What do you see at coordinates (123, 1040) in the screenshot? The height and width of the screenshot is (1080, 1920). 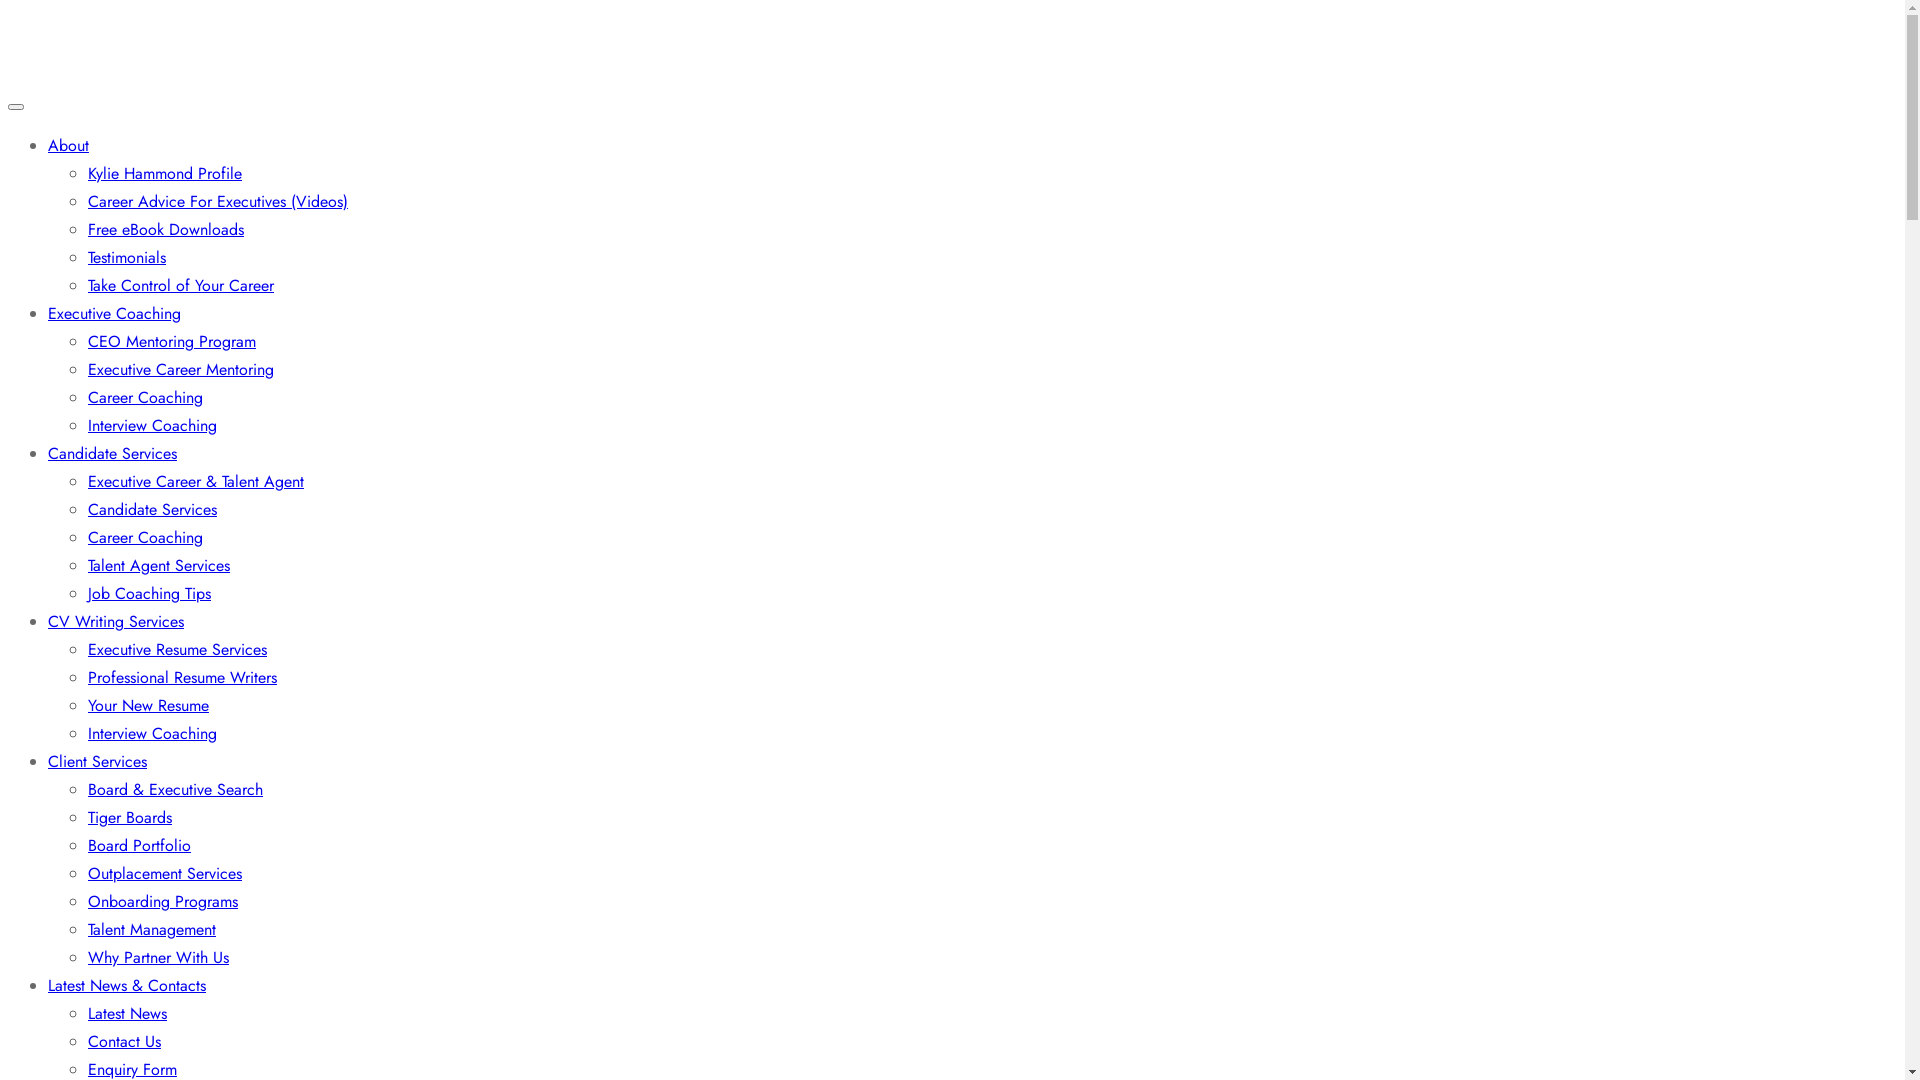 I see `'Contact Us'` at bounding box center [123, 1040].